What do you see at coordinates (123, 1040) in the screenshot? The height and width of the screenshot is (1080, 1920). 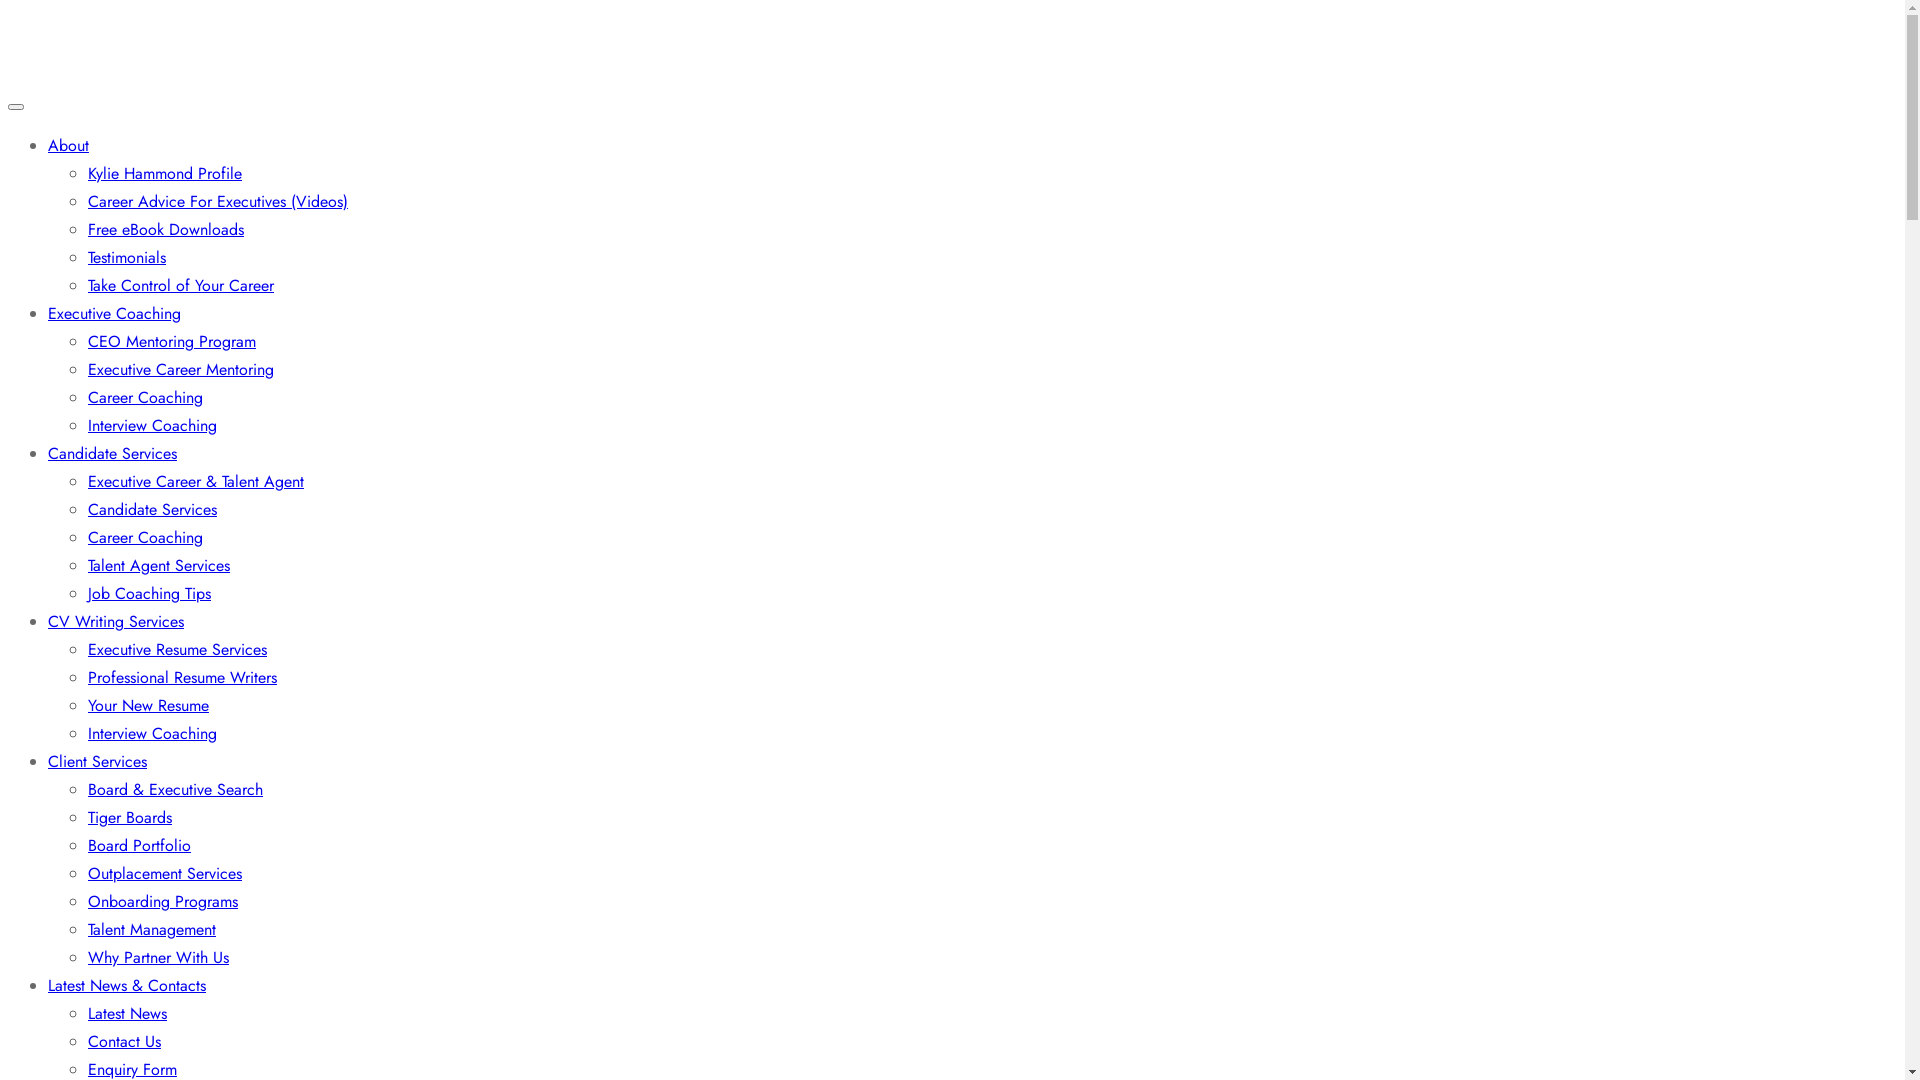 I see `'Contact Us'` at bounding box center [123, 1040].